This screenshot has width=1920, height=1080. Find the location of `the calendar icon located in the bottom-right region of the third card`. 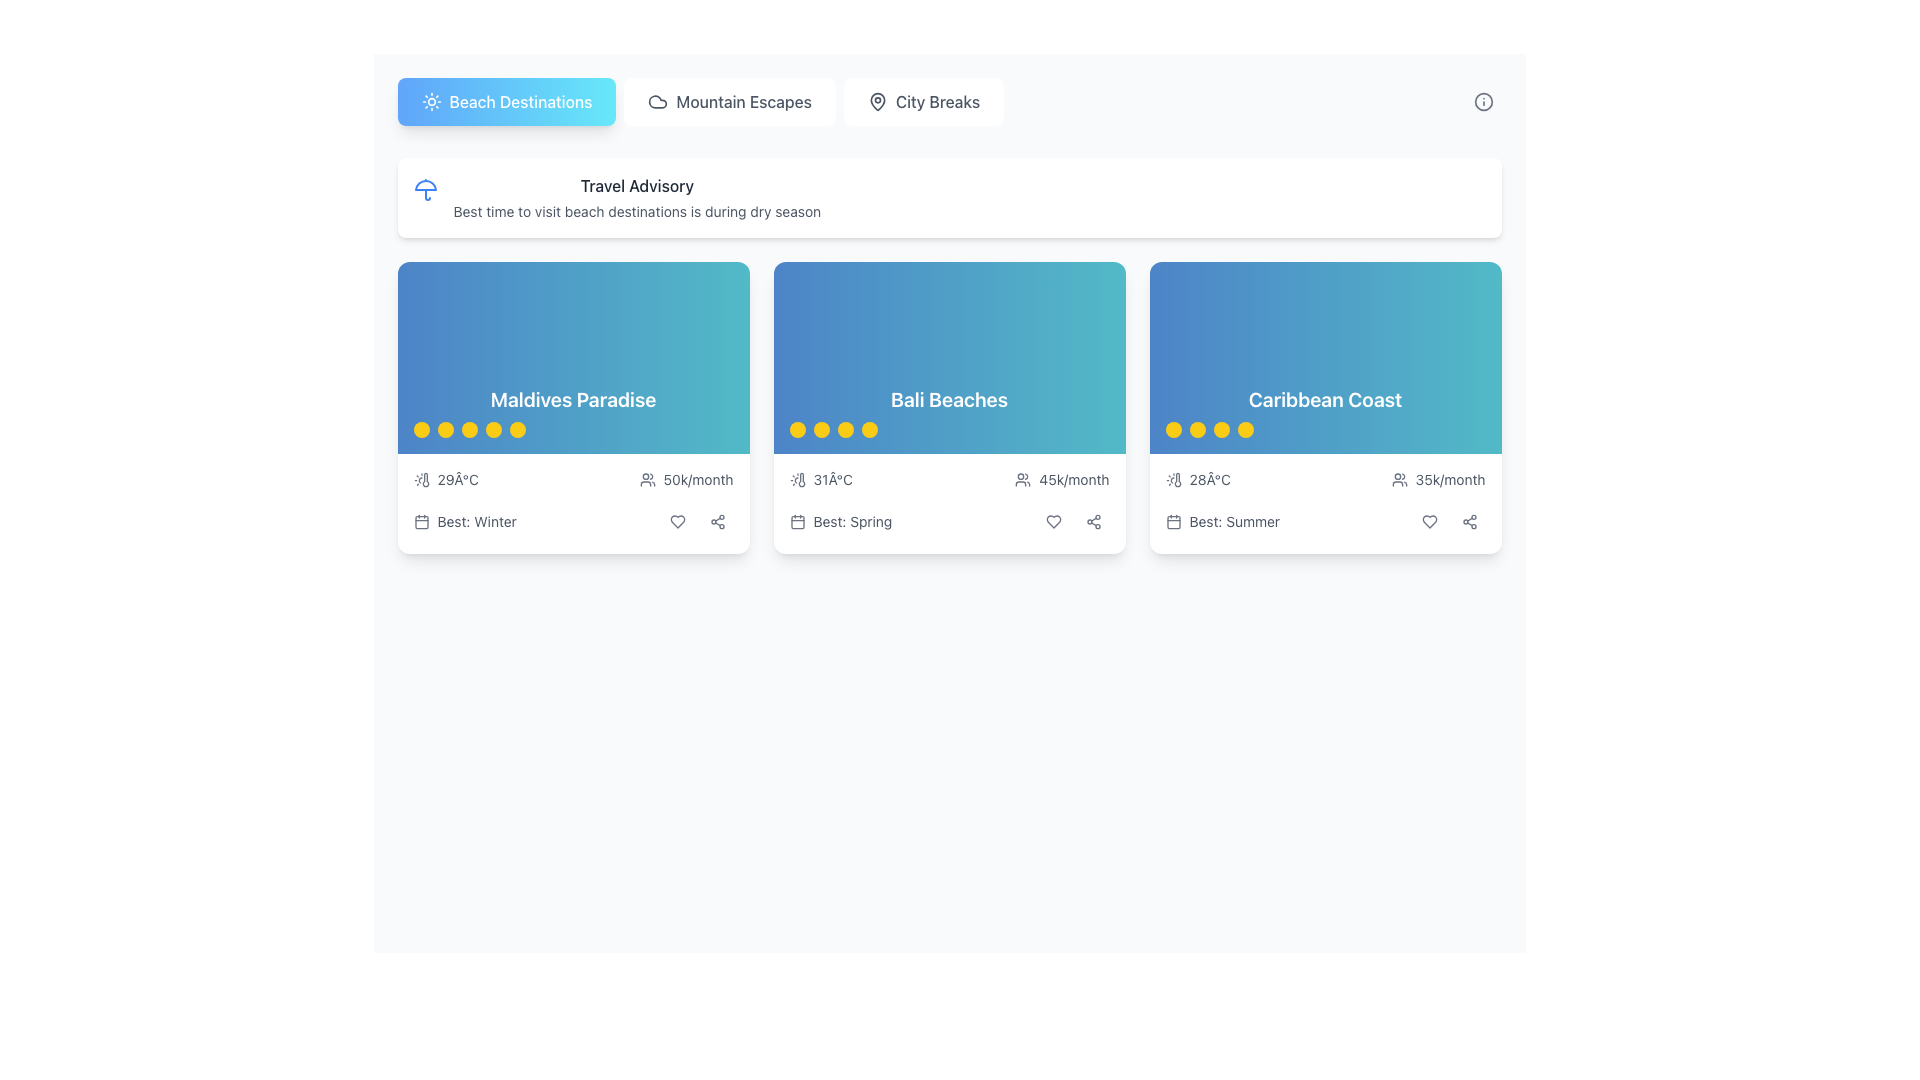

the calendar icon located in the bottom-right region of the third card is located at coordinates (1173, 520).